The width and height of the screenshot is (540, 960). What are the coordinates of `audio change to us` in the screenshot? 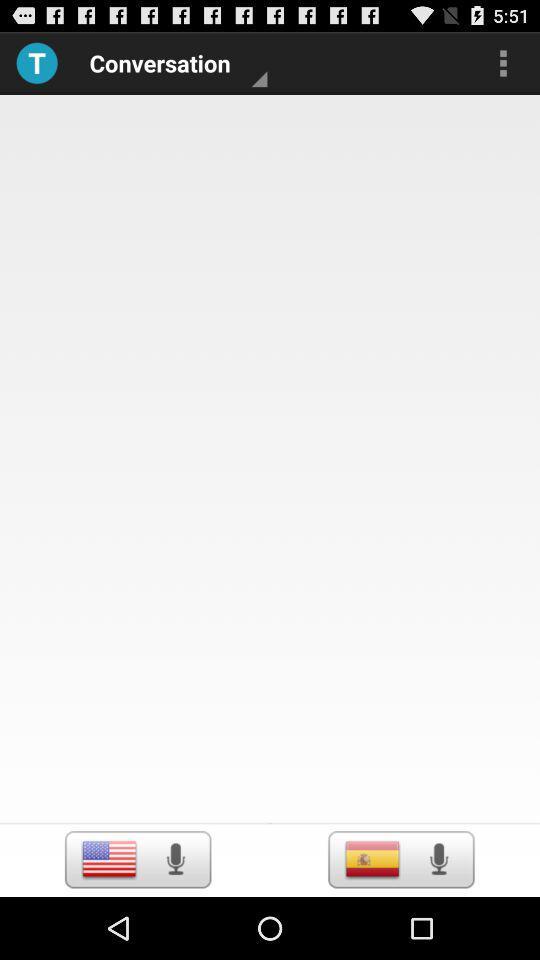 It's located at (109, 858).